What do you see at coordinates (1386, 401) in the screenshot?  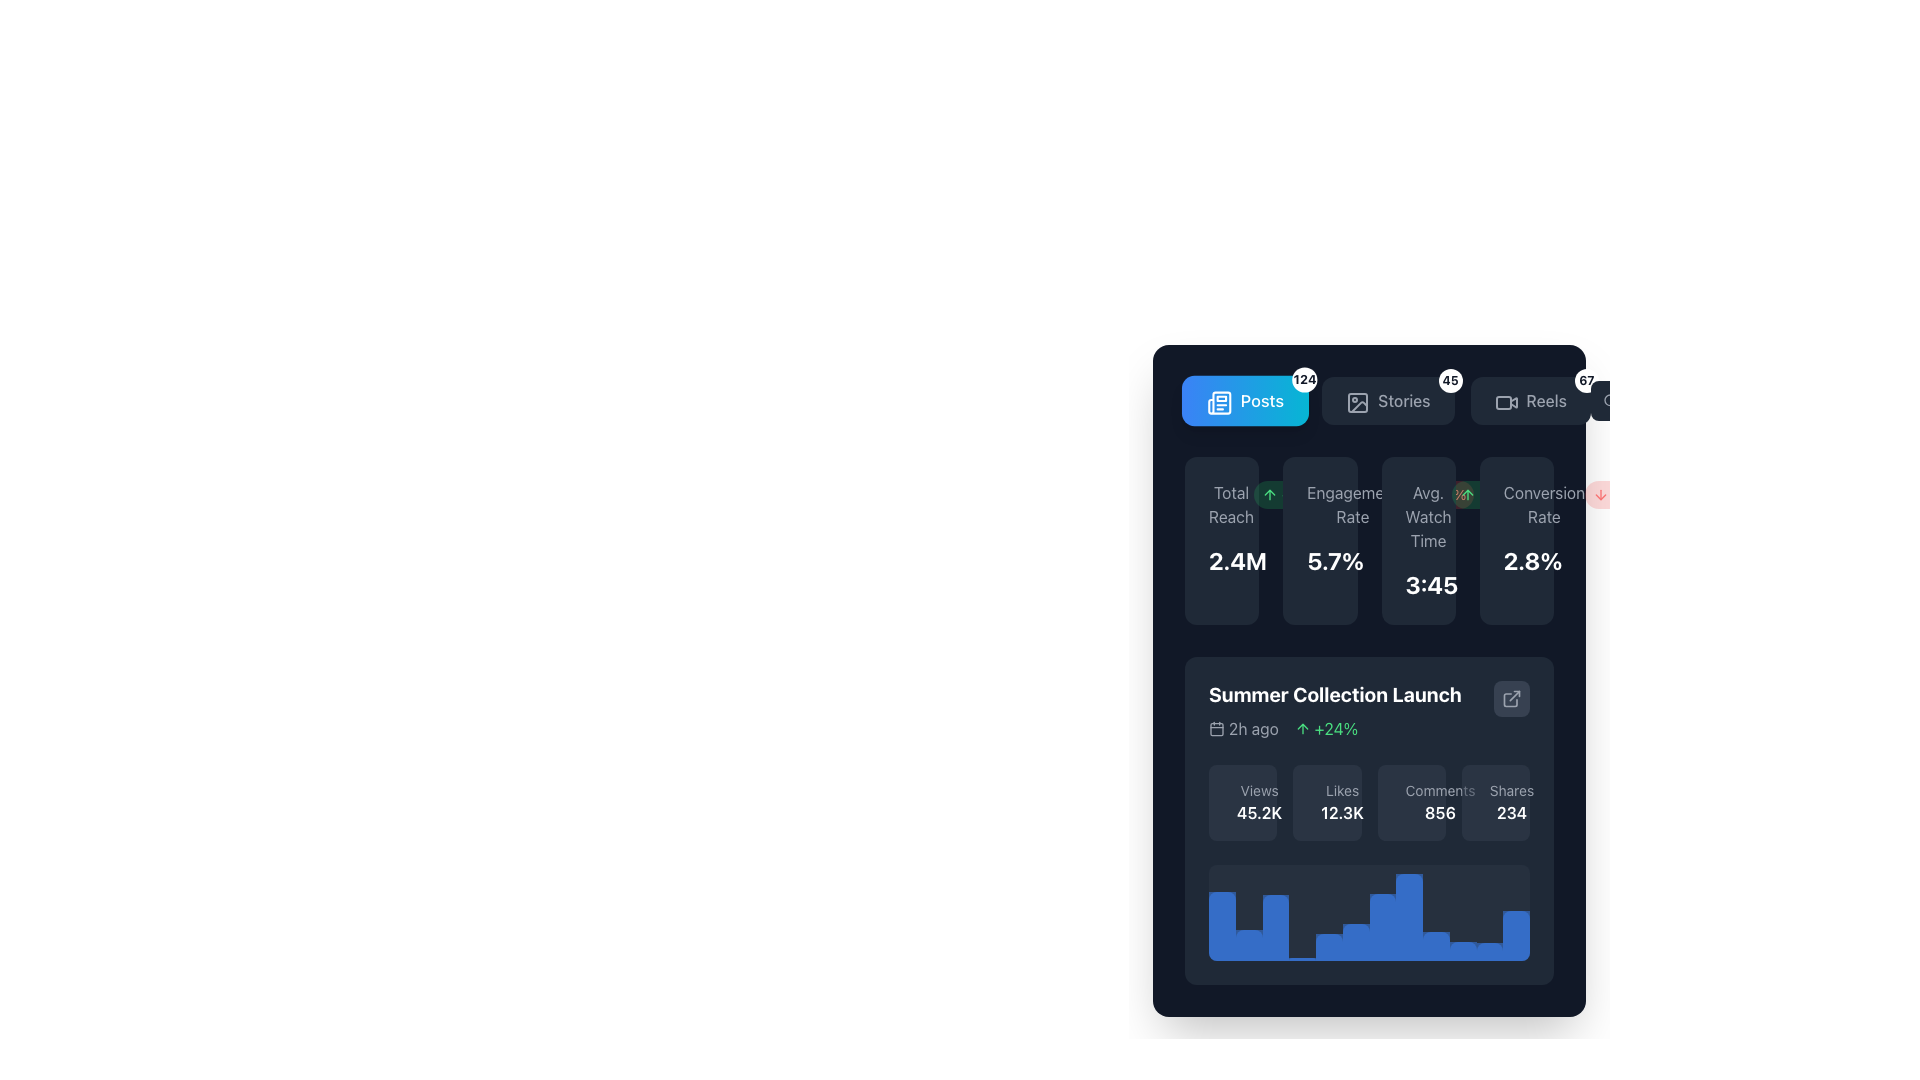 I see `the button labeled 'Stories' with a dark gray background and lighter gray text` at bounding box center [1386, 401].